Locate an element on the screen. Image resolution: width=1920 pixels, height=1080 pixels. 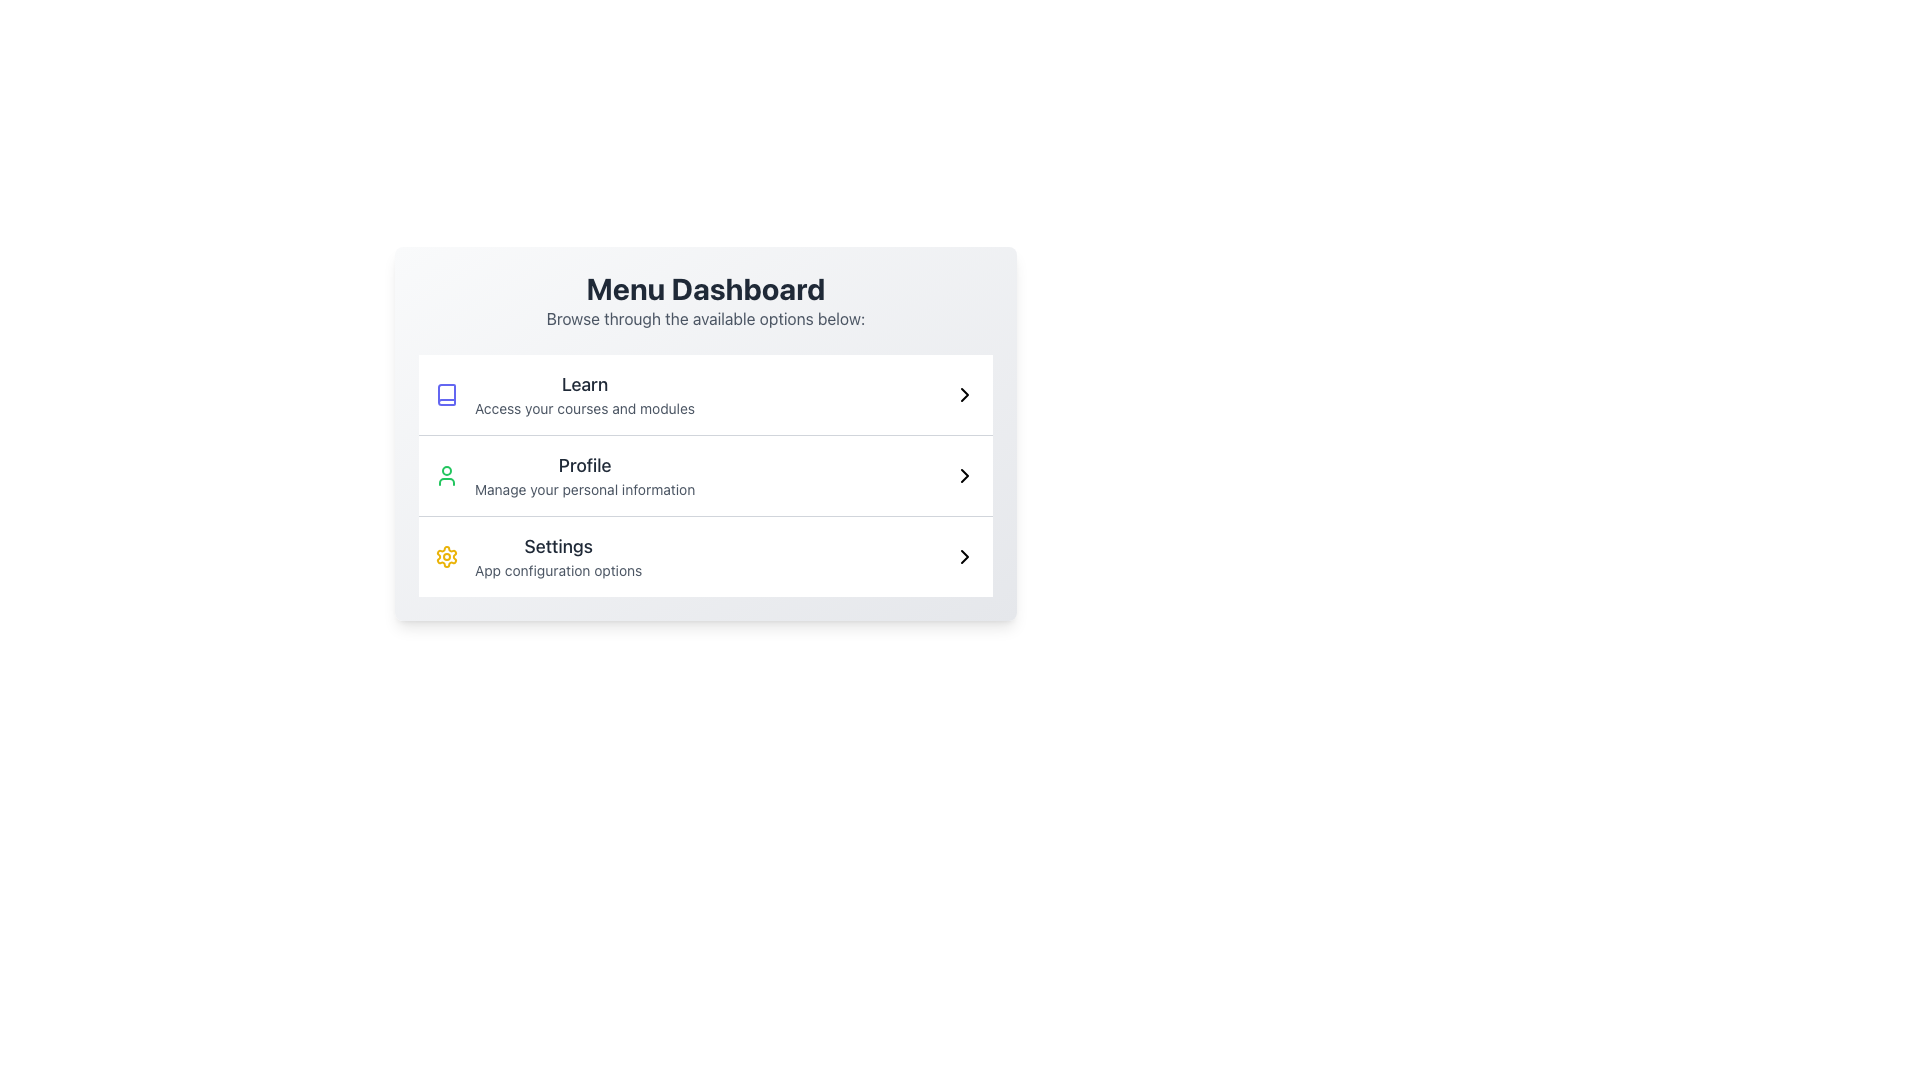
the List Item containing the main text 'Profile' and the supporting text 'Manage your personal information', which is the second item in the vertical menu list is located at coordinates (564, 475).